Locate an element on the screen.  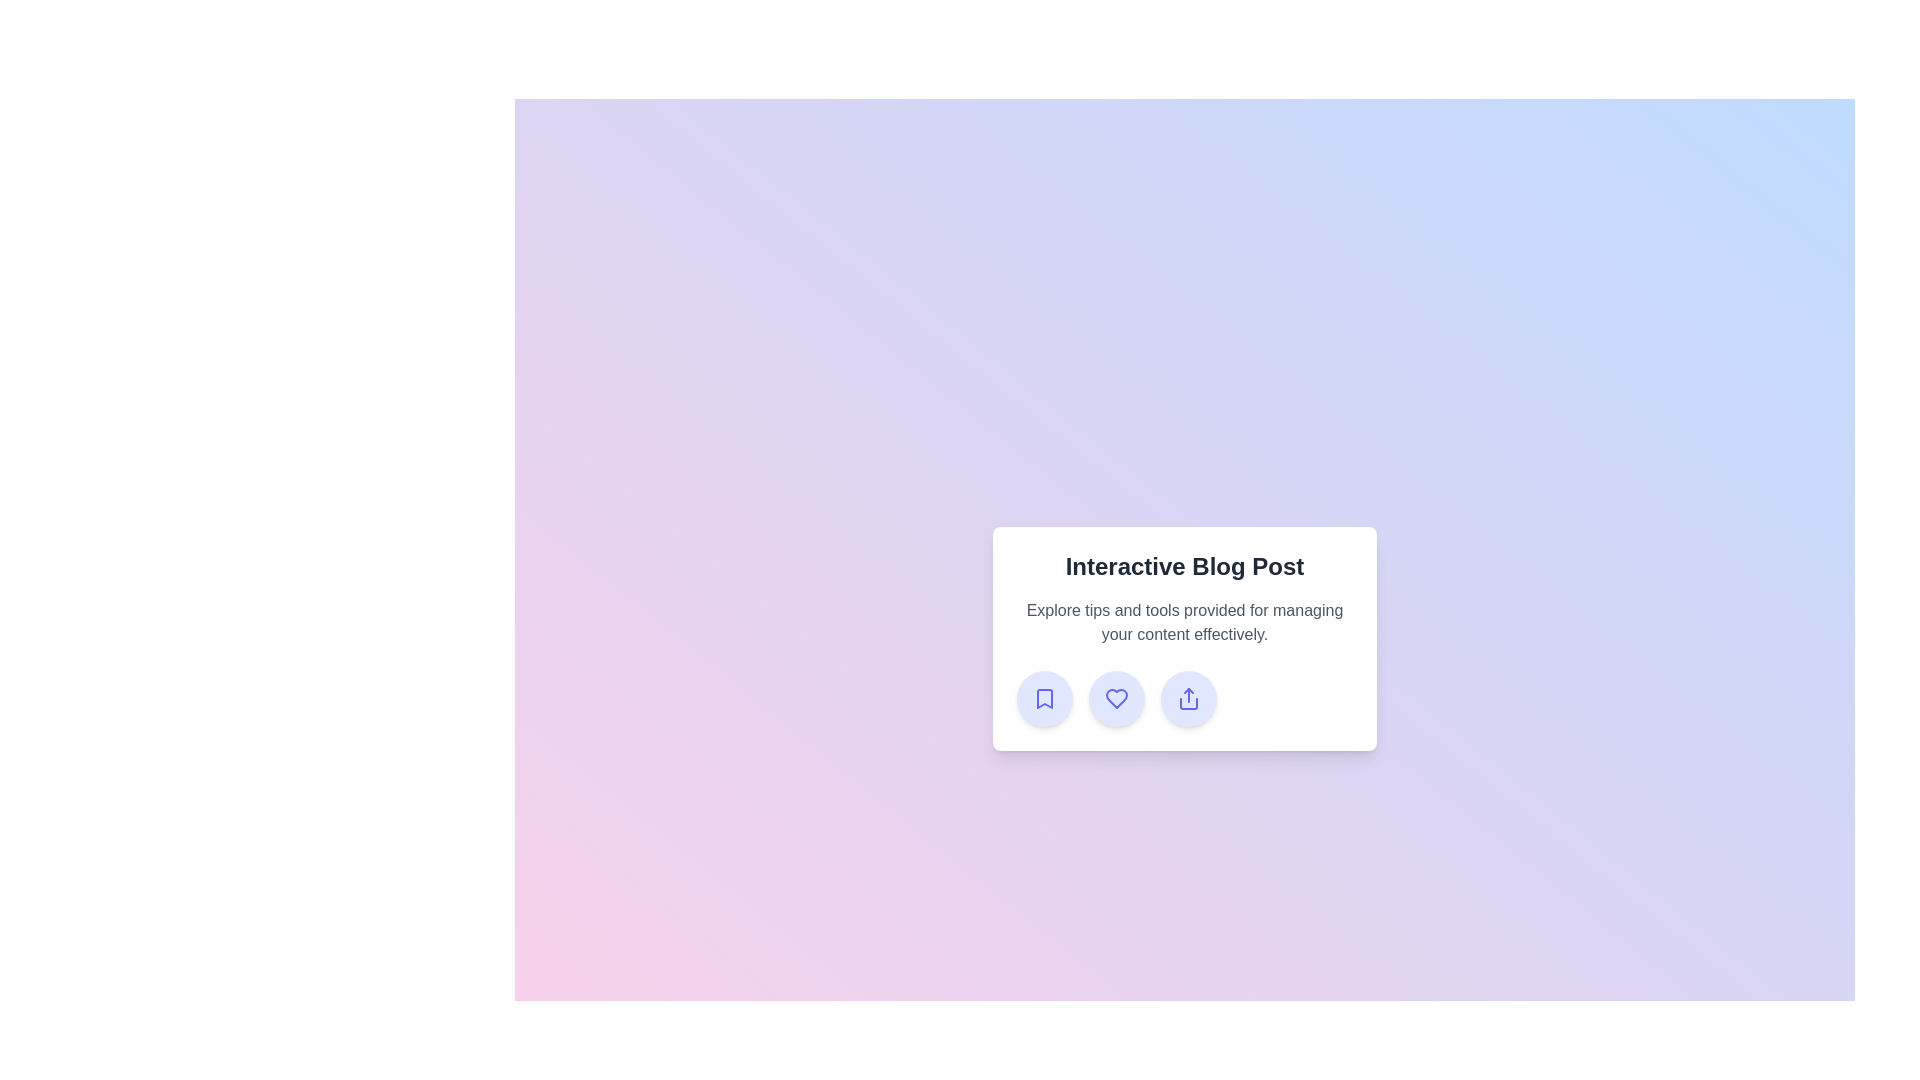
the leftmost icon button resembling a bookmark with a light indigo background is located at coordinates (1044, 697).